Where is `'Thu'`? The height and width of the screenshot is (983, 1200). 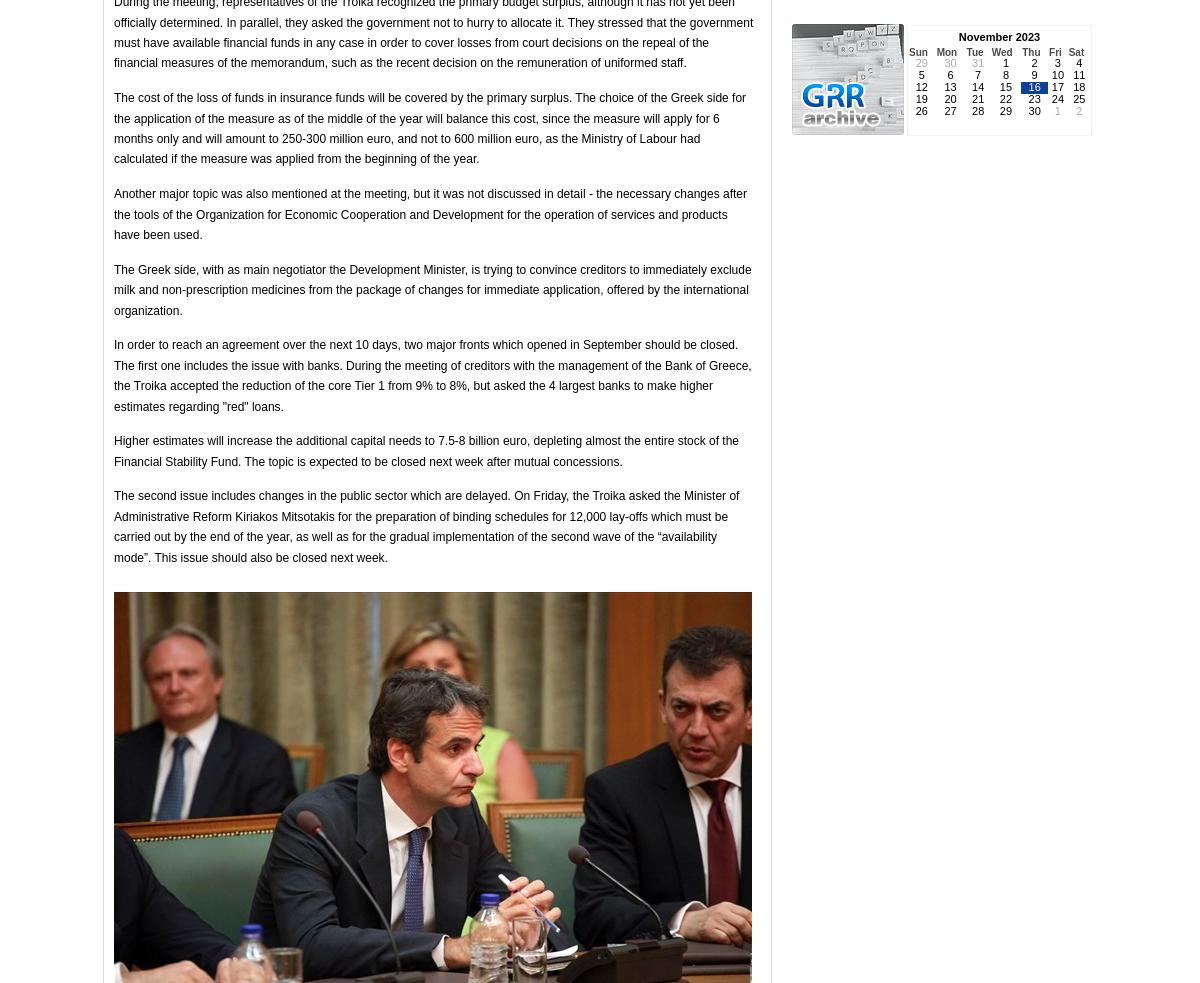 'Thu' is located at coordinates (1031, 51).